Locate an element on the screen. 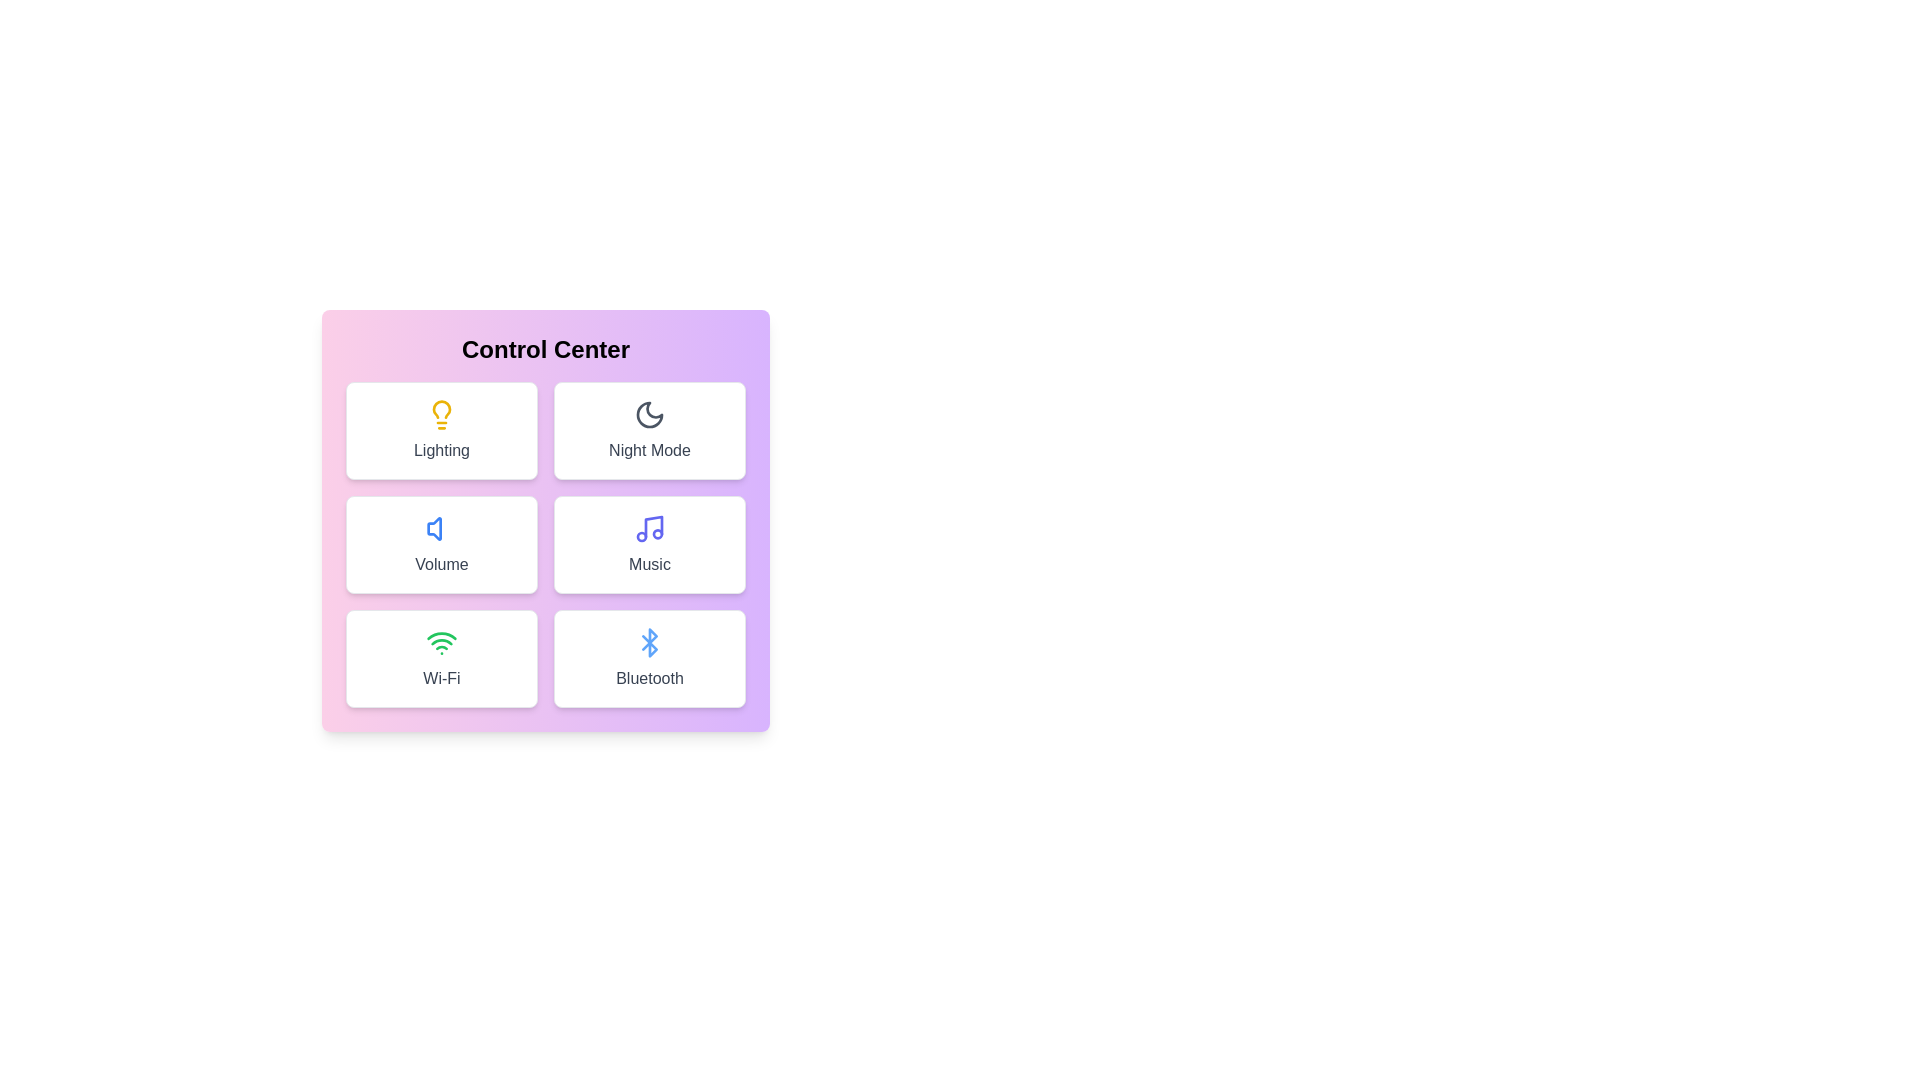 This screenshot has width=1920, height=1080. the title text 'Control Center' to select it is located at coordinates (546, 349).